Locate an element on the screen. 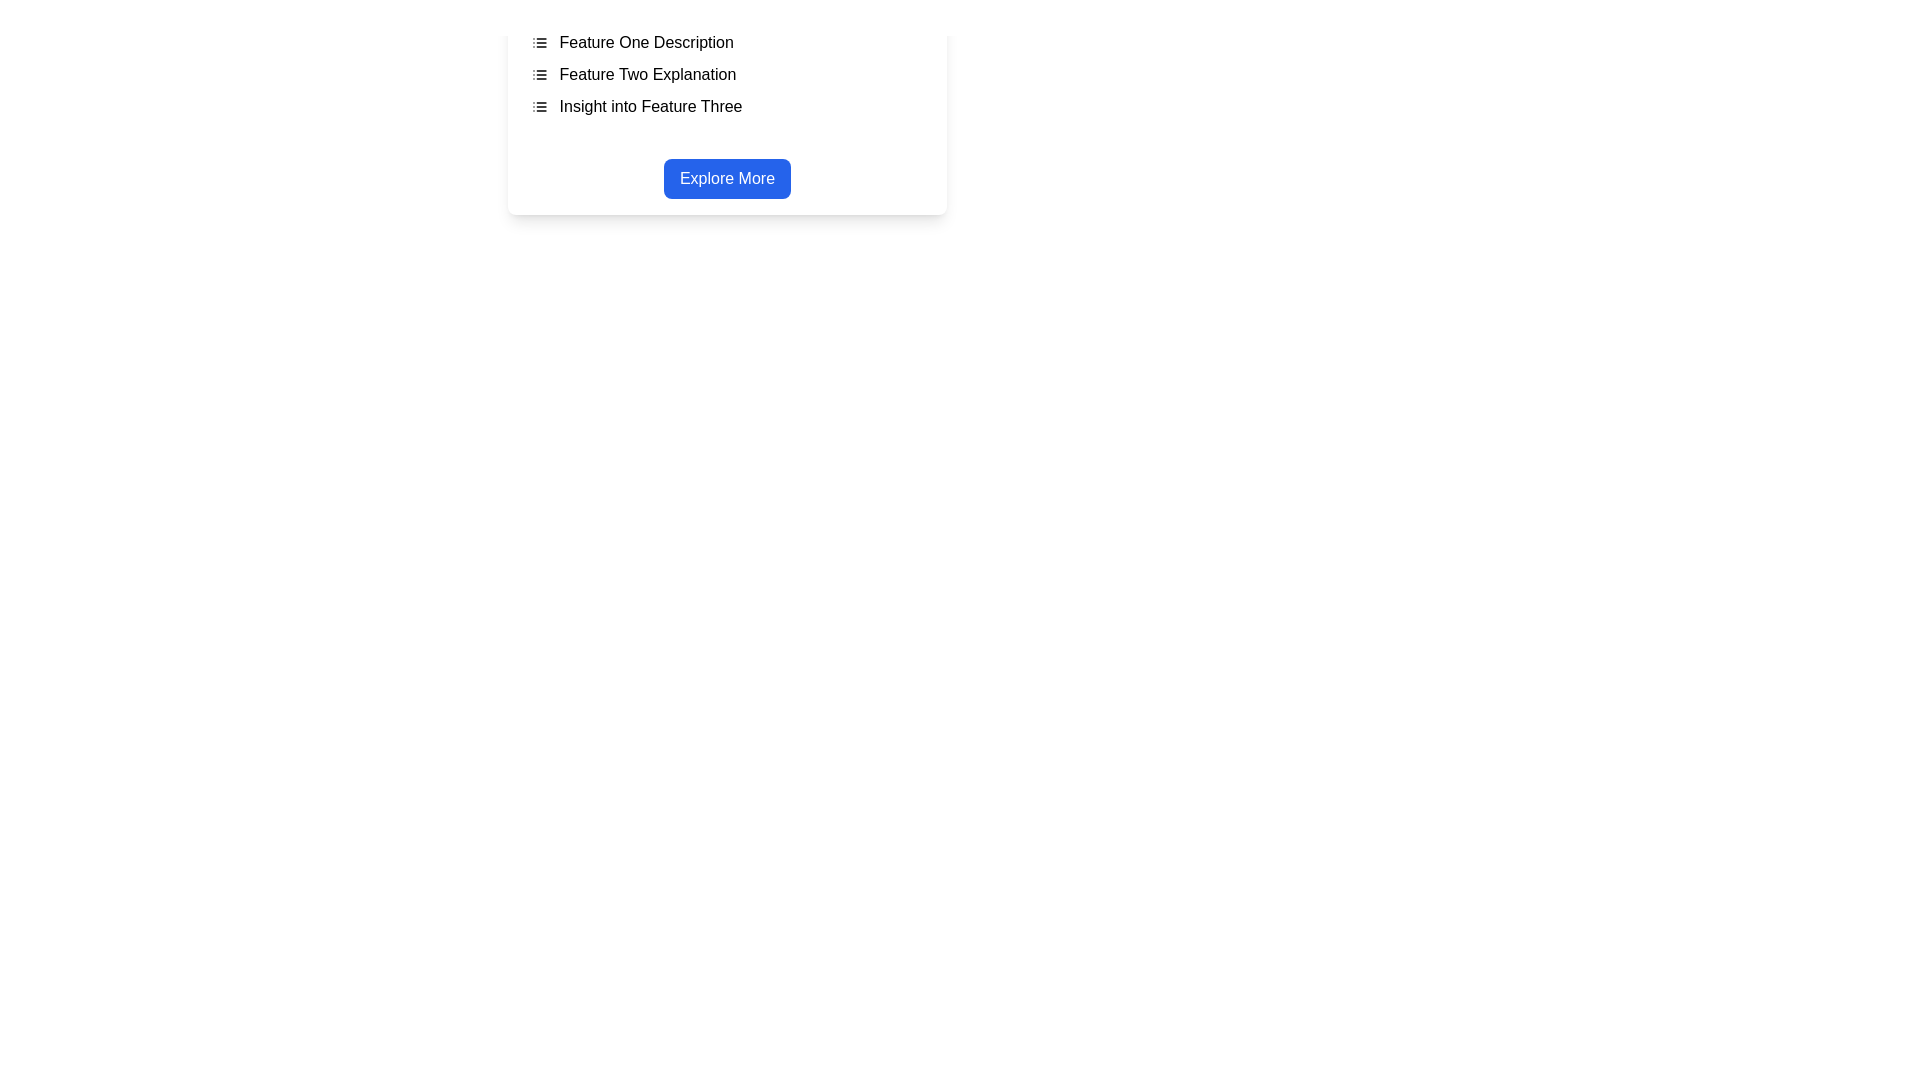 Image resolution: width=1920 pixels, height=1080 pixels. the centrally located button that triggers actions related to exploring additional details or features of the app is located at coordinates (726, 177).